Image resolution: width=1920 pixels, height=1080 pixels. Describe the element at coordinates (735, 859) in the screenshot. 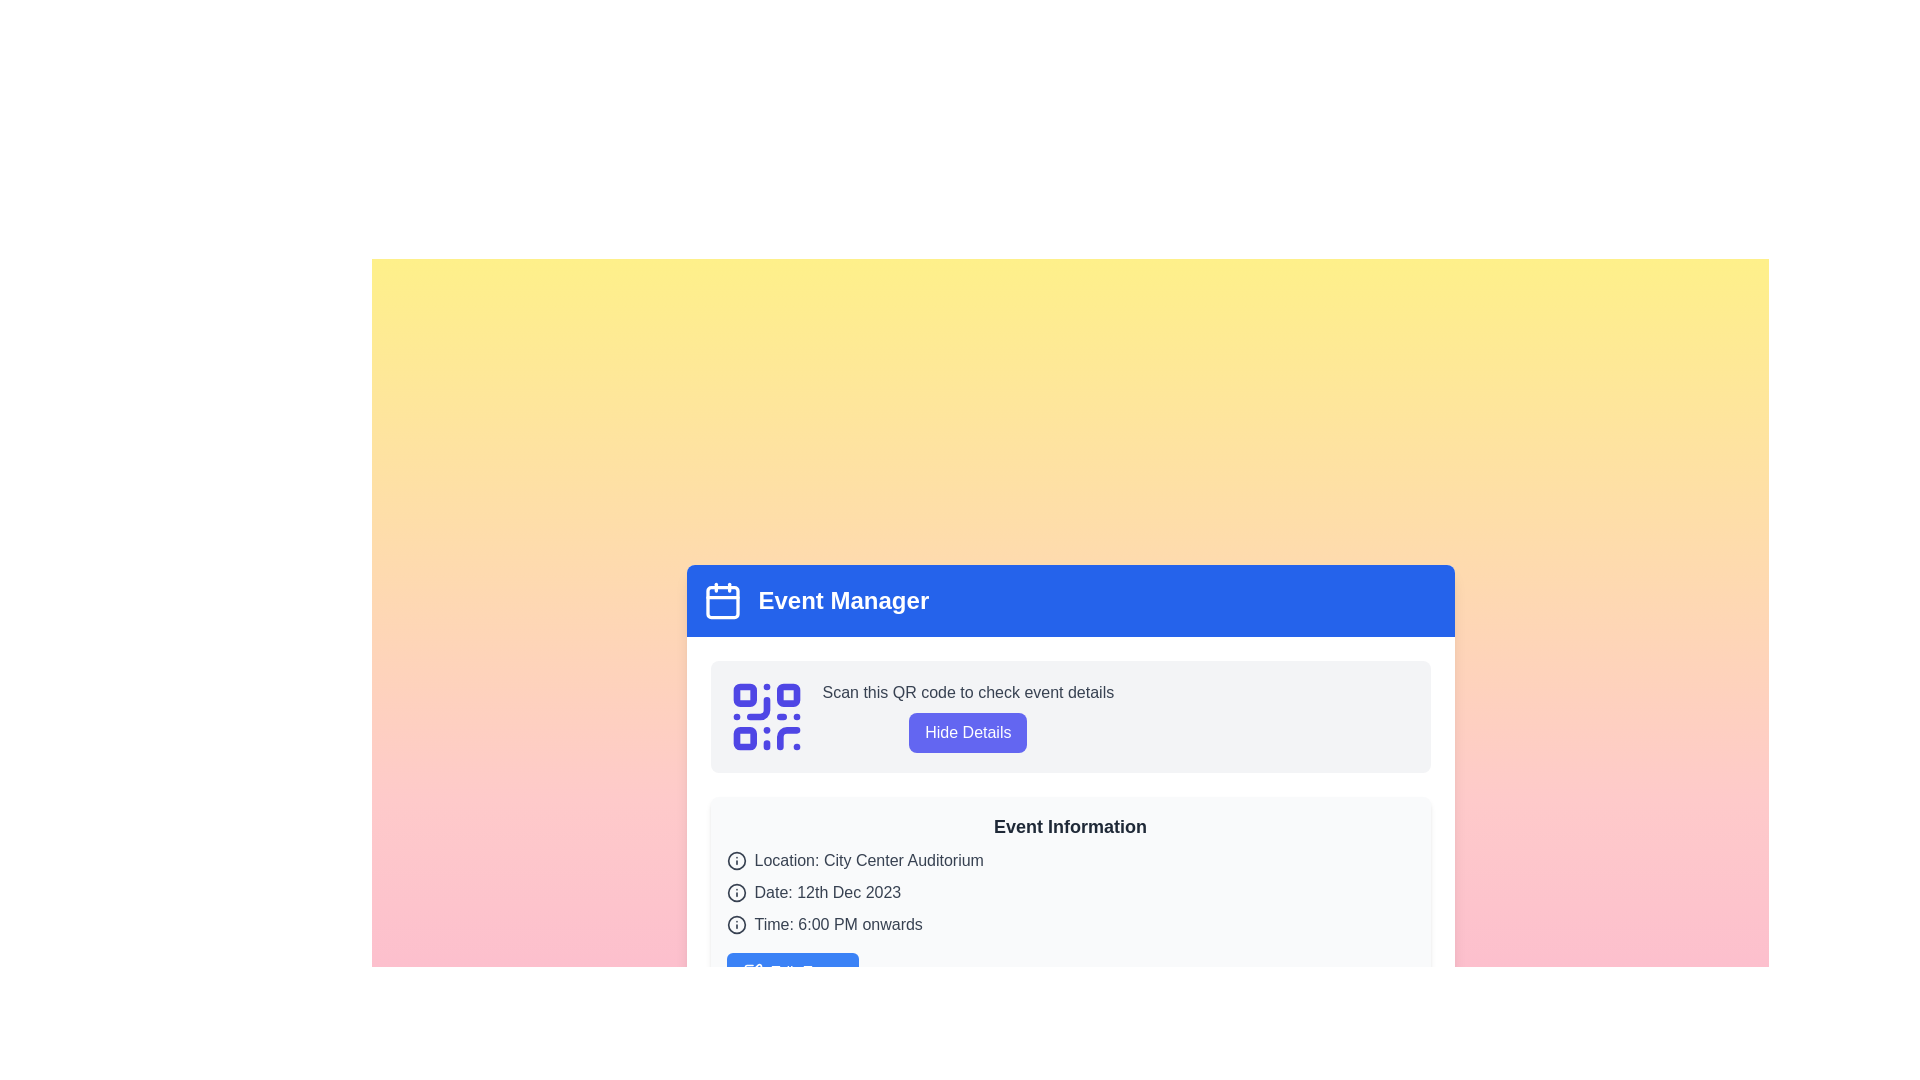

I see `the SVG Circle icon located at the top-left corner of the event details list, which visually represents location information` at that location.